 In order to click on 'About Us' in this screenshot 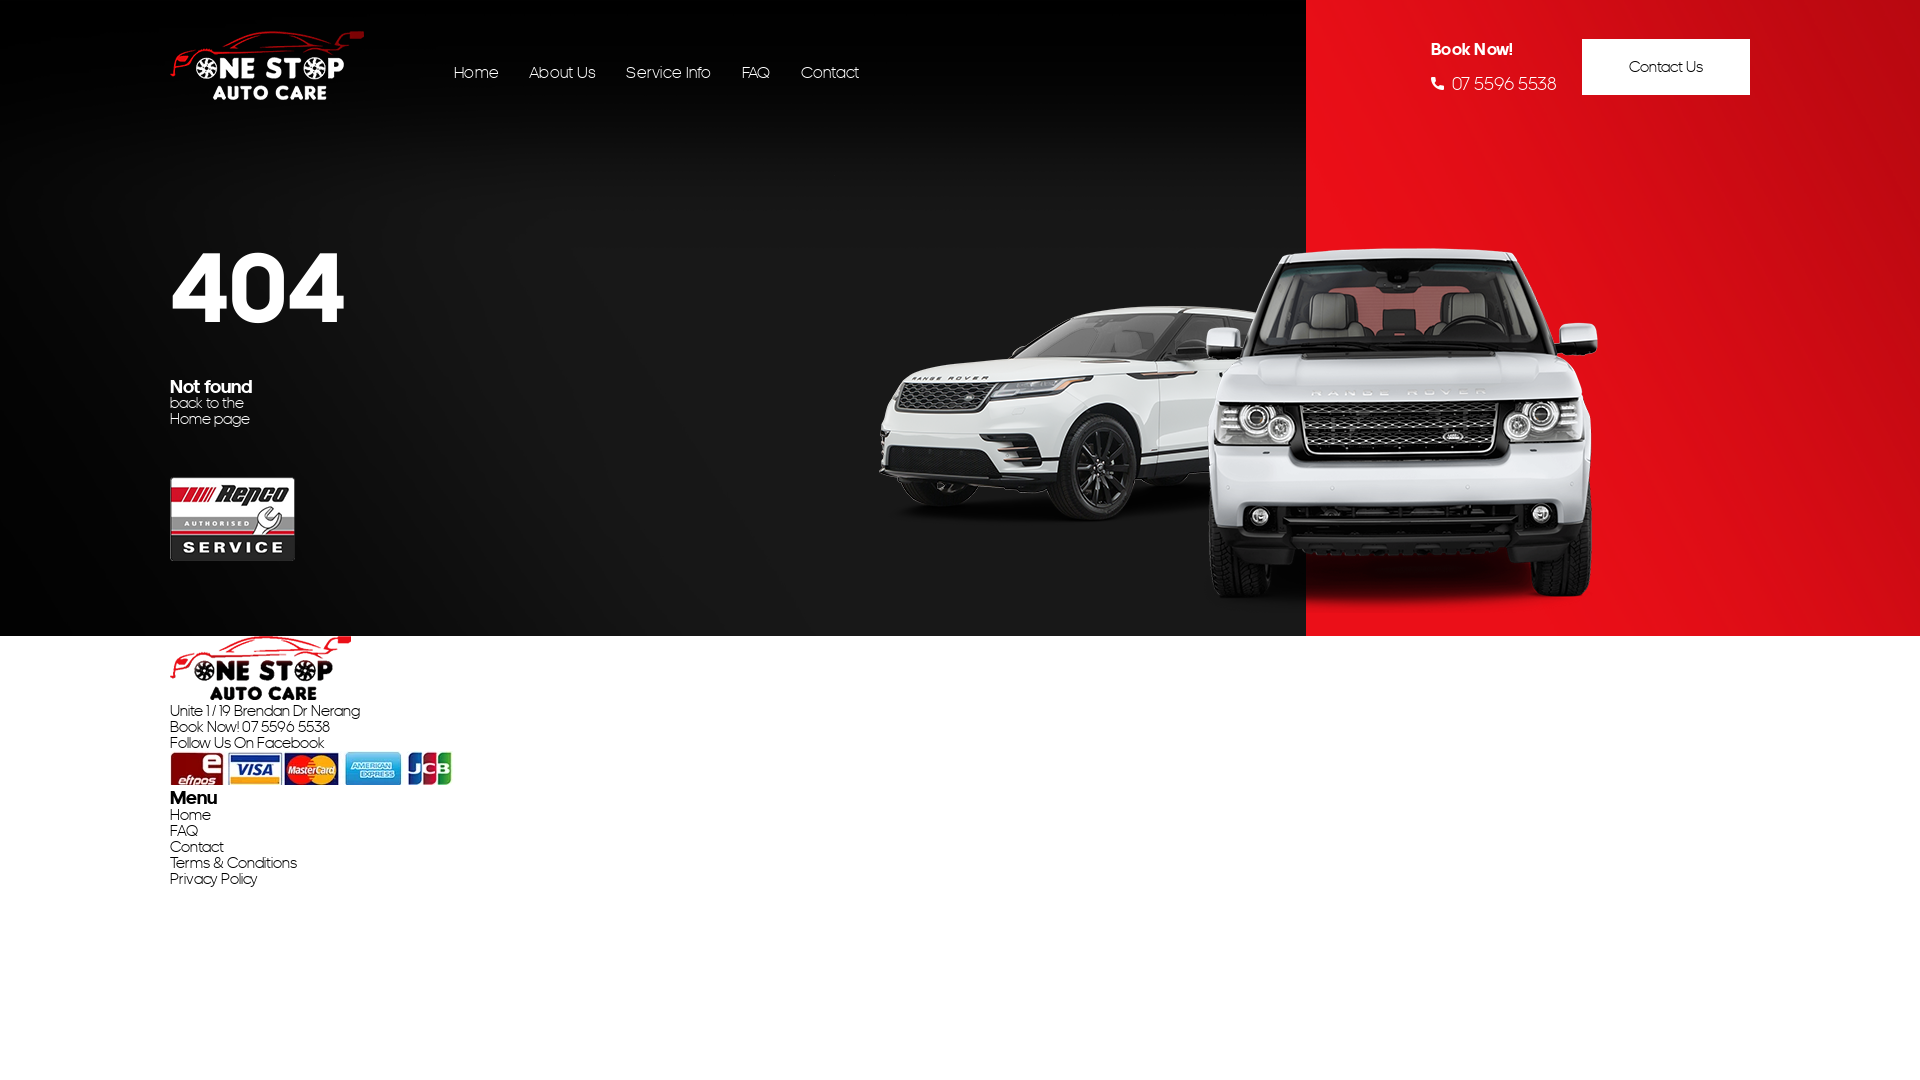, I will do `click(528, 71)`.